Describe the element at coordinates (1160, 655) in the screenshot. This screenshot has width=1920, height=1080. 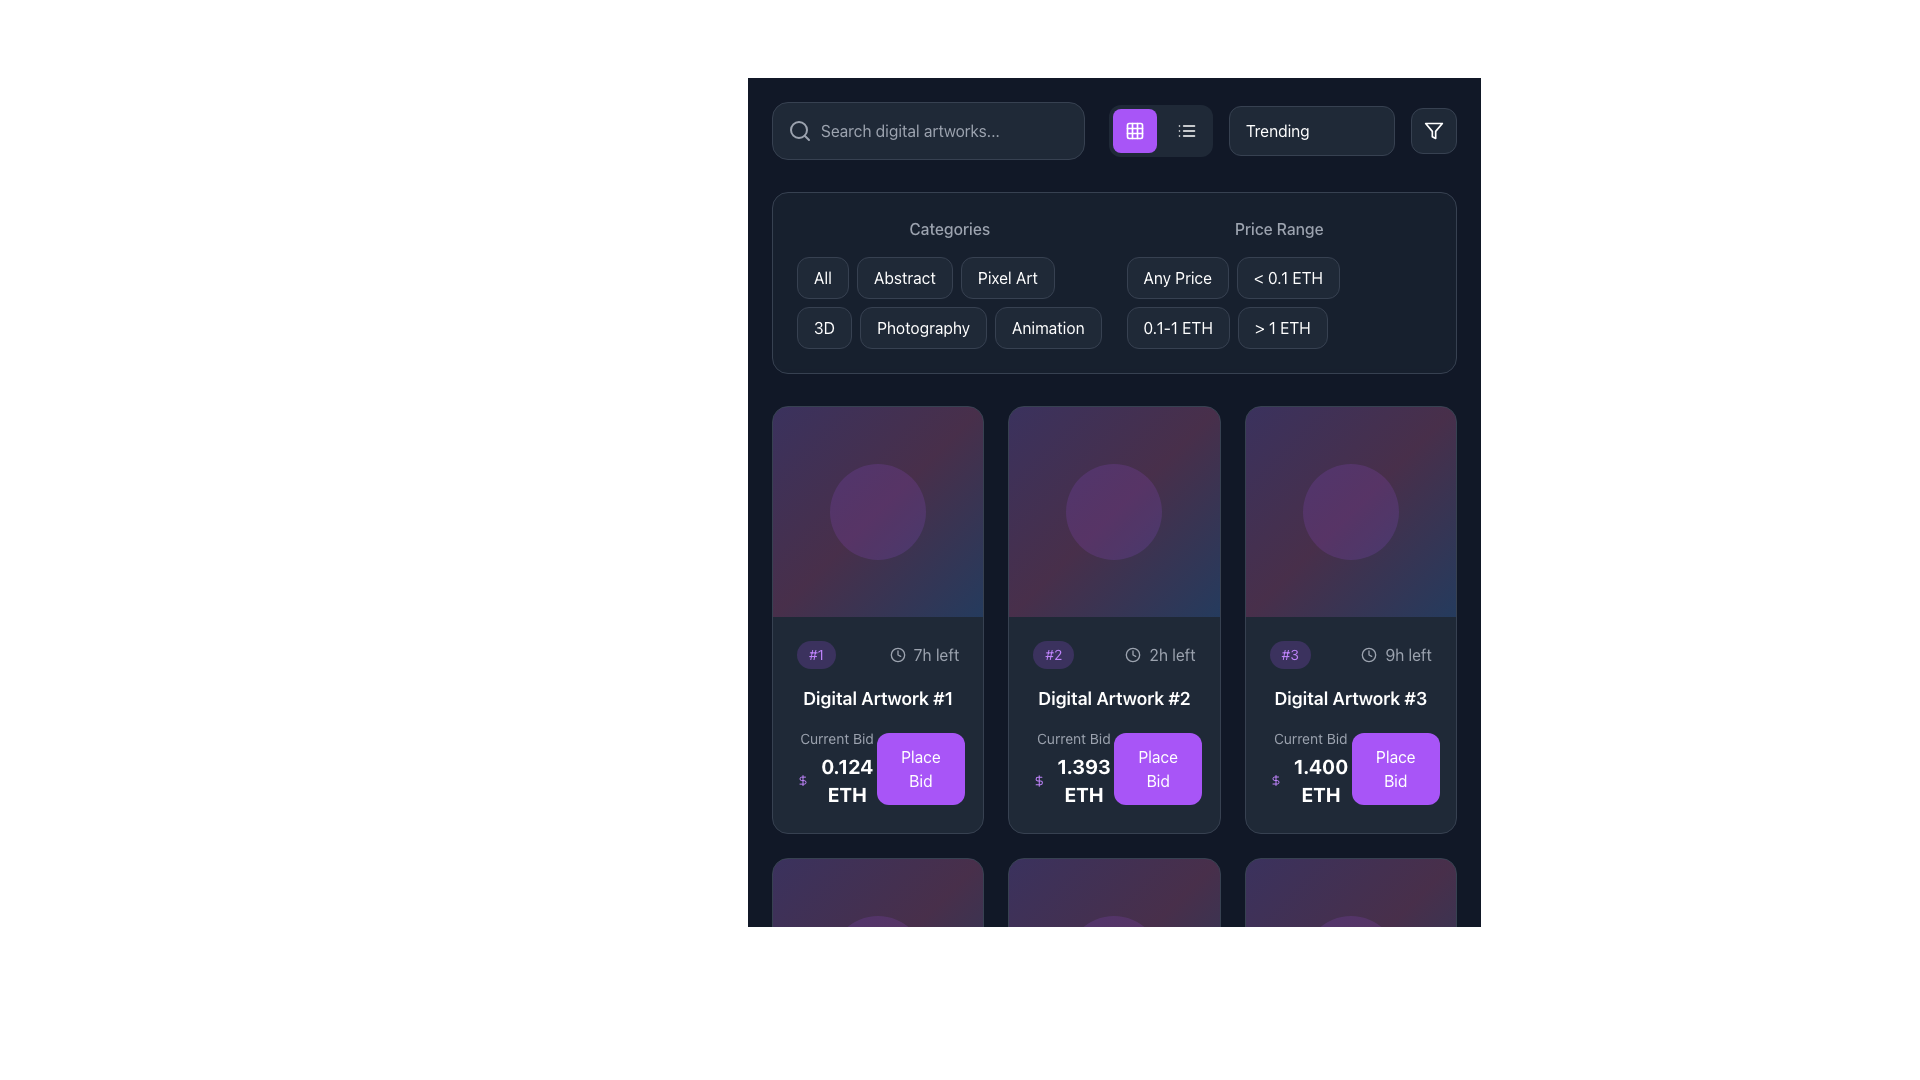
I see `displayed text '2h left' from the Text Label with Icon located in the second card of the horizontally-aligned row, positioned below the card header` at that location.